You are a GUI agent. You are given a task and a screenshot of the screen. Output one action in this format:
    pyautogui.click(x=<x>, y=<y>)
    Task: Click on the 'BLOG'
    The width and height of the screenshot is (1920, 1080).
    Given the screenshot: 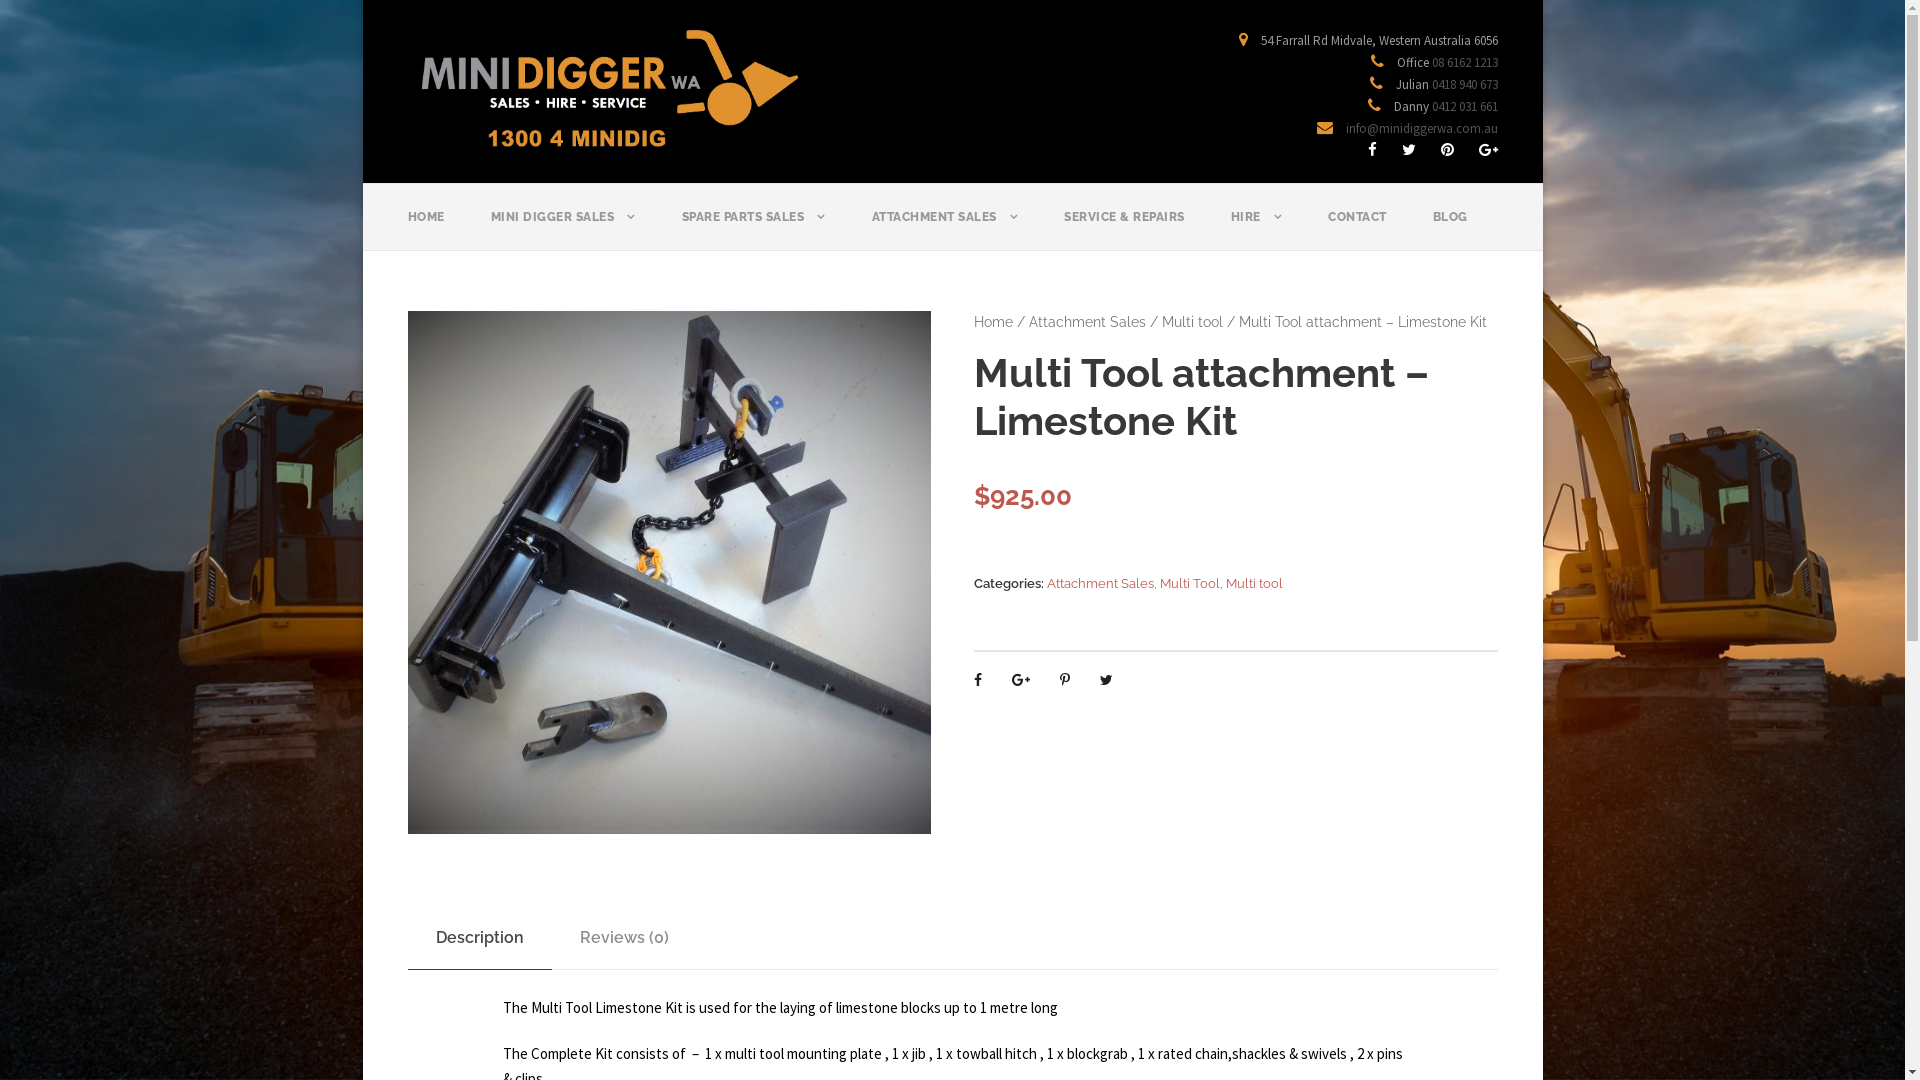 What is the action you would take?
    pyautogui.click(x=1449, y=227)
    